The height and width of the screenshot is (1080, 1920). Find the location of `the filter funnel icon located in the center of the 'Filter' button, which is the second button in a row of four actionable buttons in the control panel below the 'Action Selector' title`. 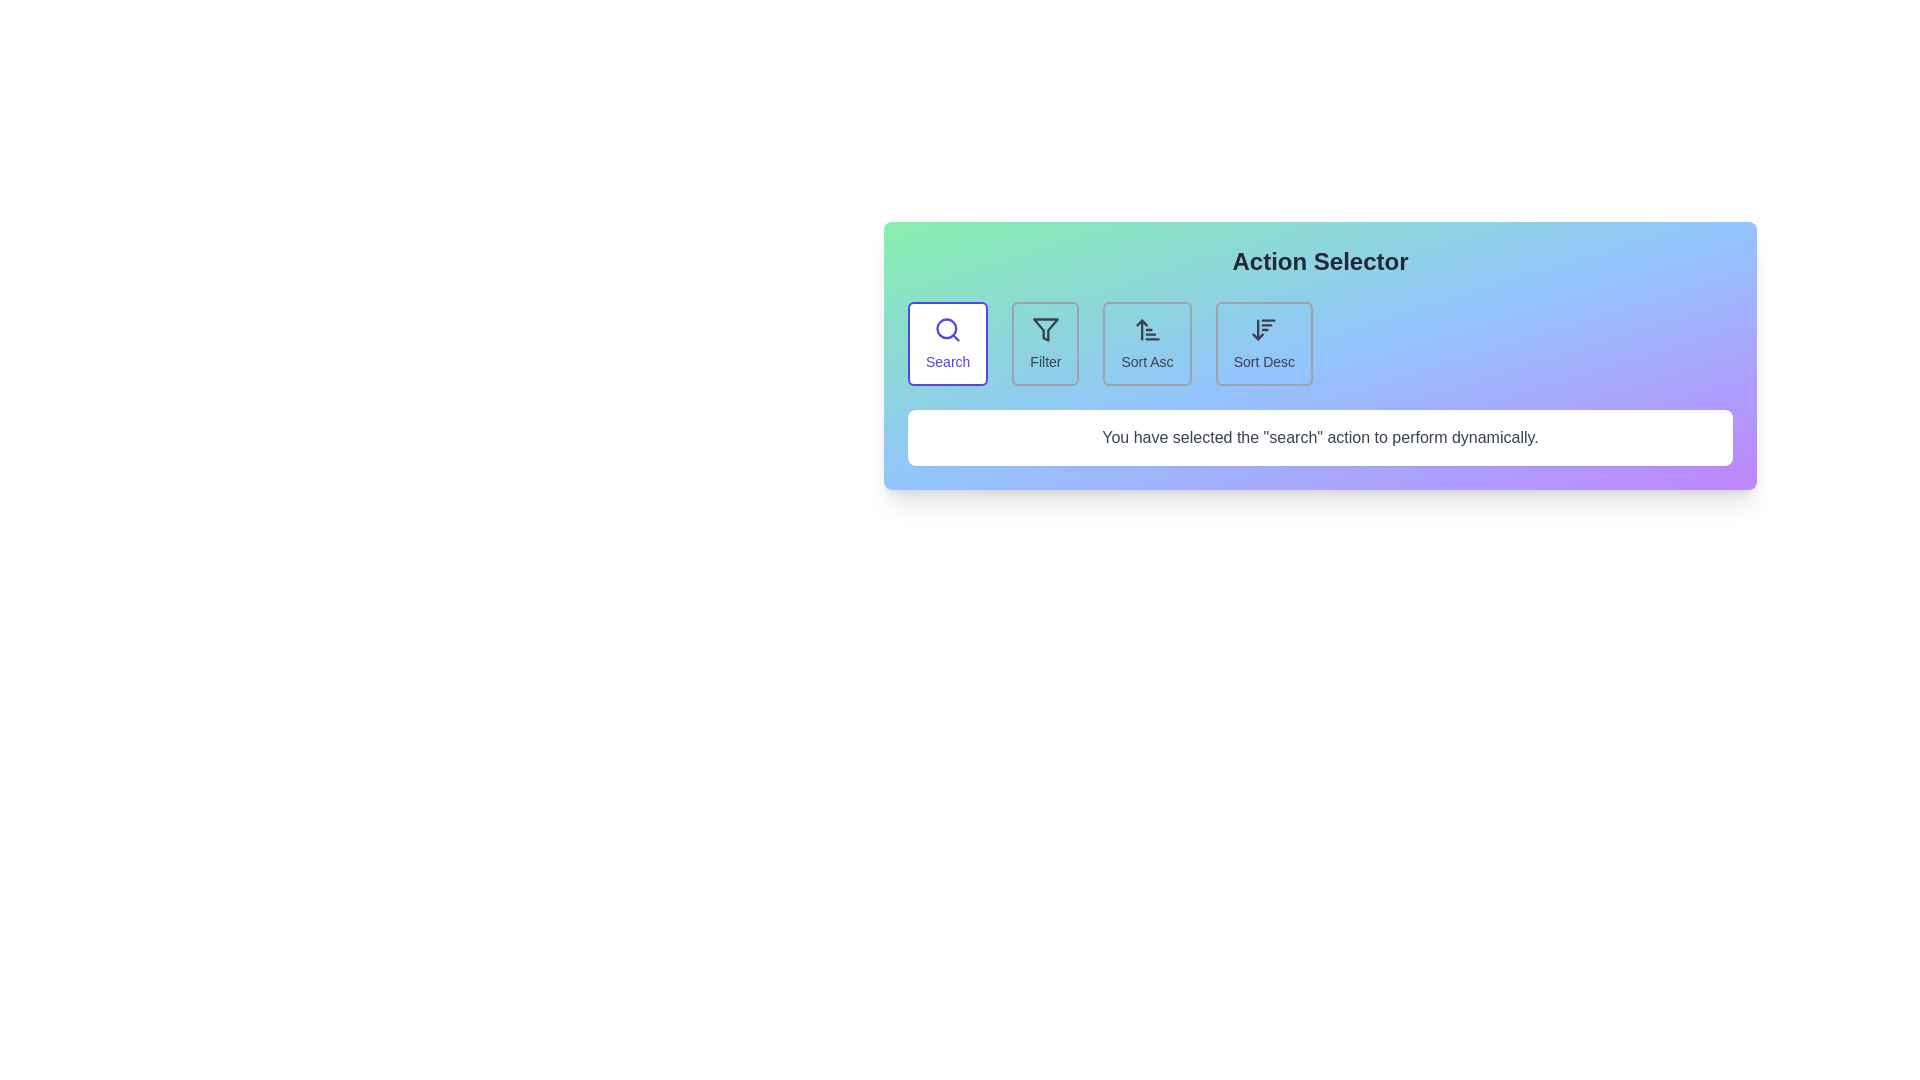

the filter funnel icon located in the center of the 'Filter' button, which is the second button in a row of four actionable buttons in the control panel below the 'Action Selector' title is located at coordinates (1045, 329).